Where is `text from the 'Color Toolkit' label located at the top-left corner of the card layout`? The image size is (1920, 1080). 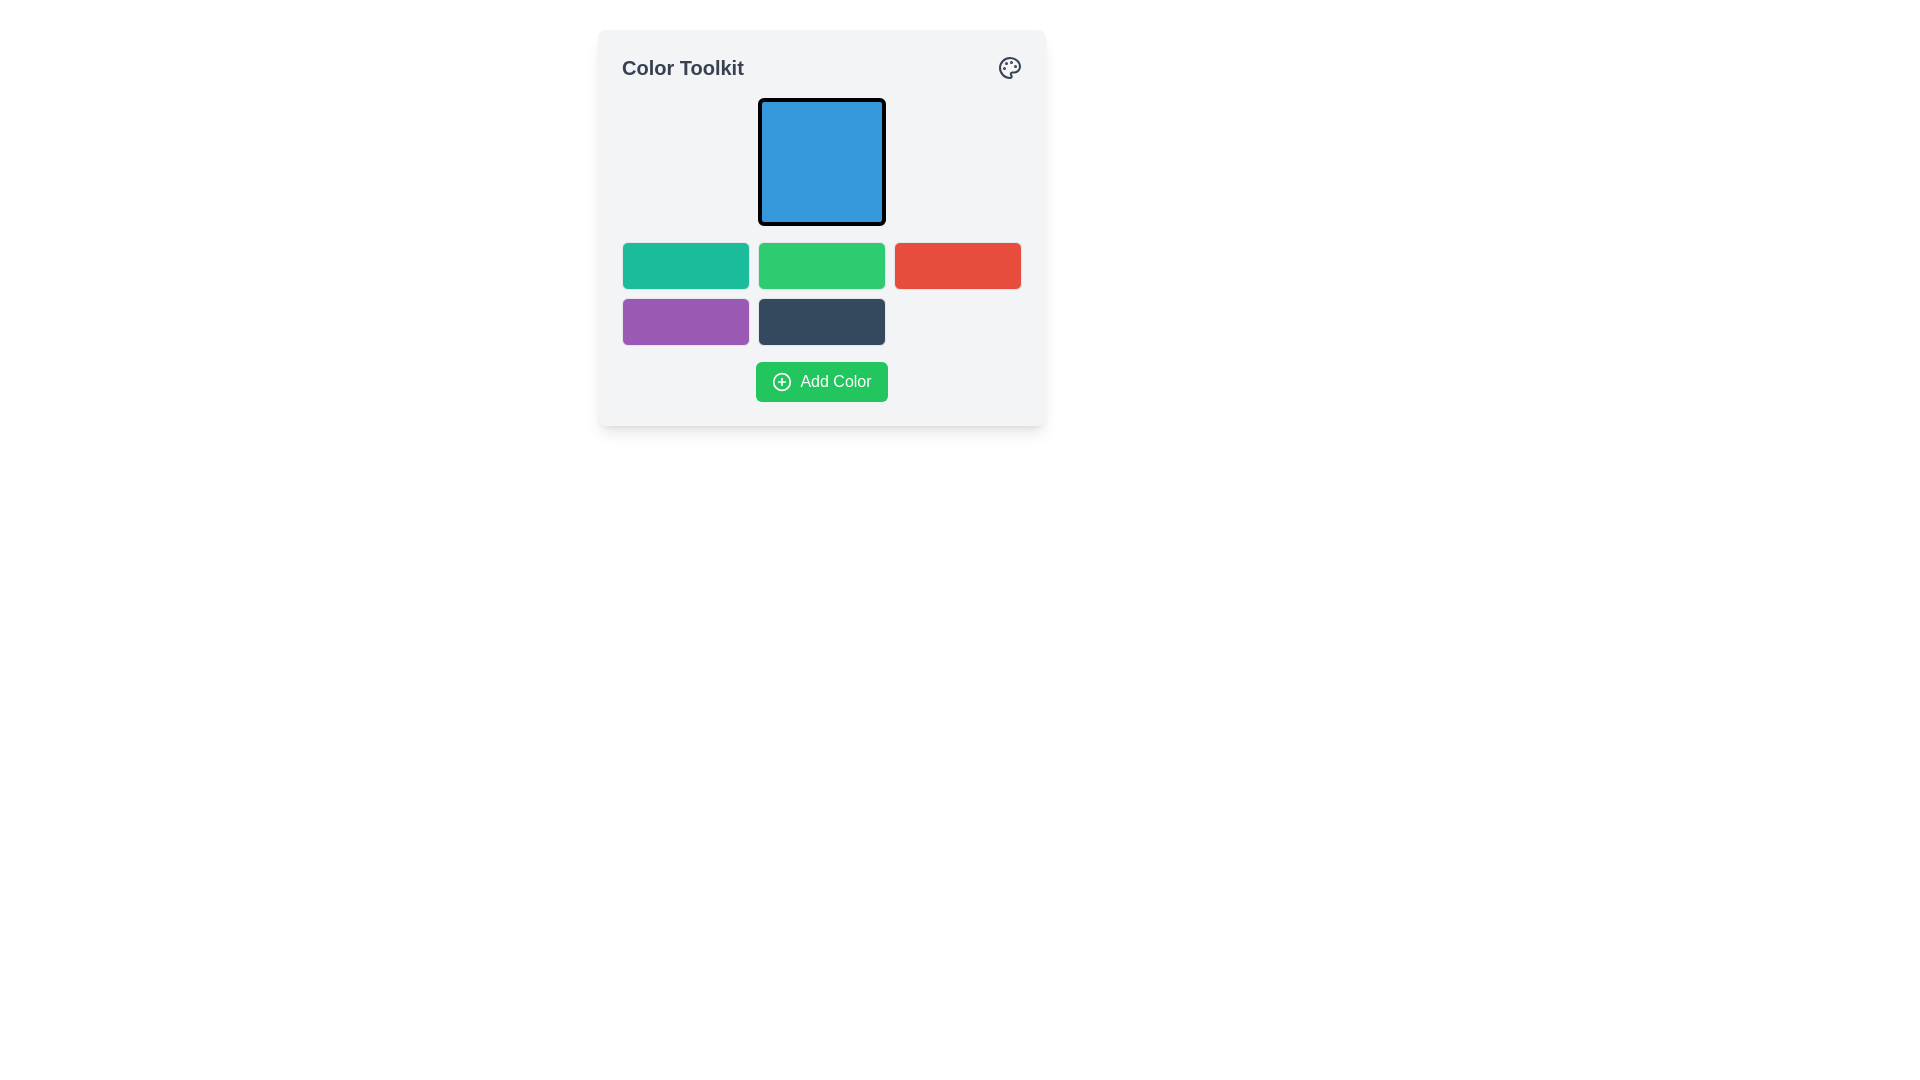 text from the 'Color Toolkit' label located at the top-left corner of the card layout is located at coordinates (682, 67).